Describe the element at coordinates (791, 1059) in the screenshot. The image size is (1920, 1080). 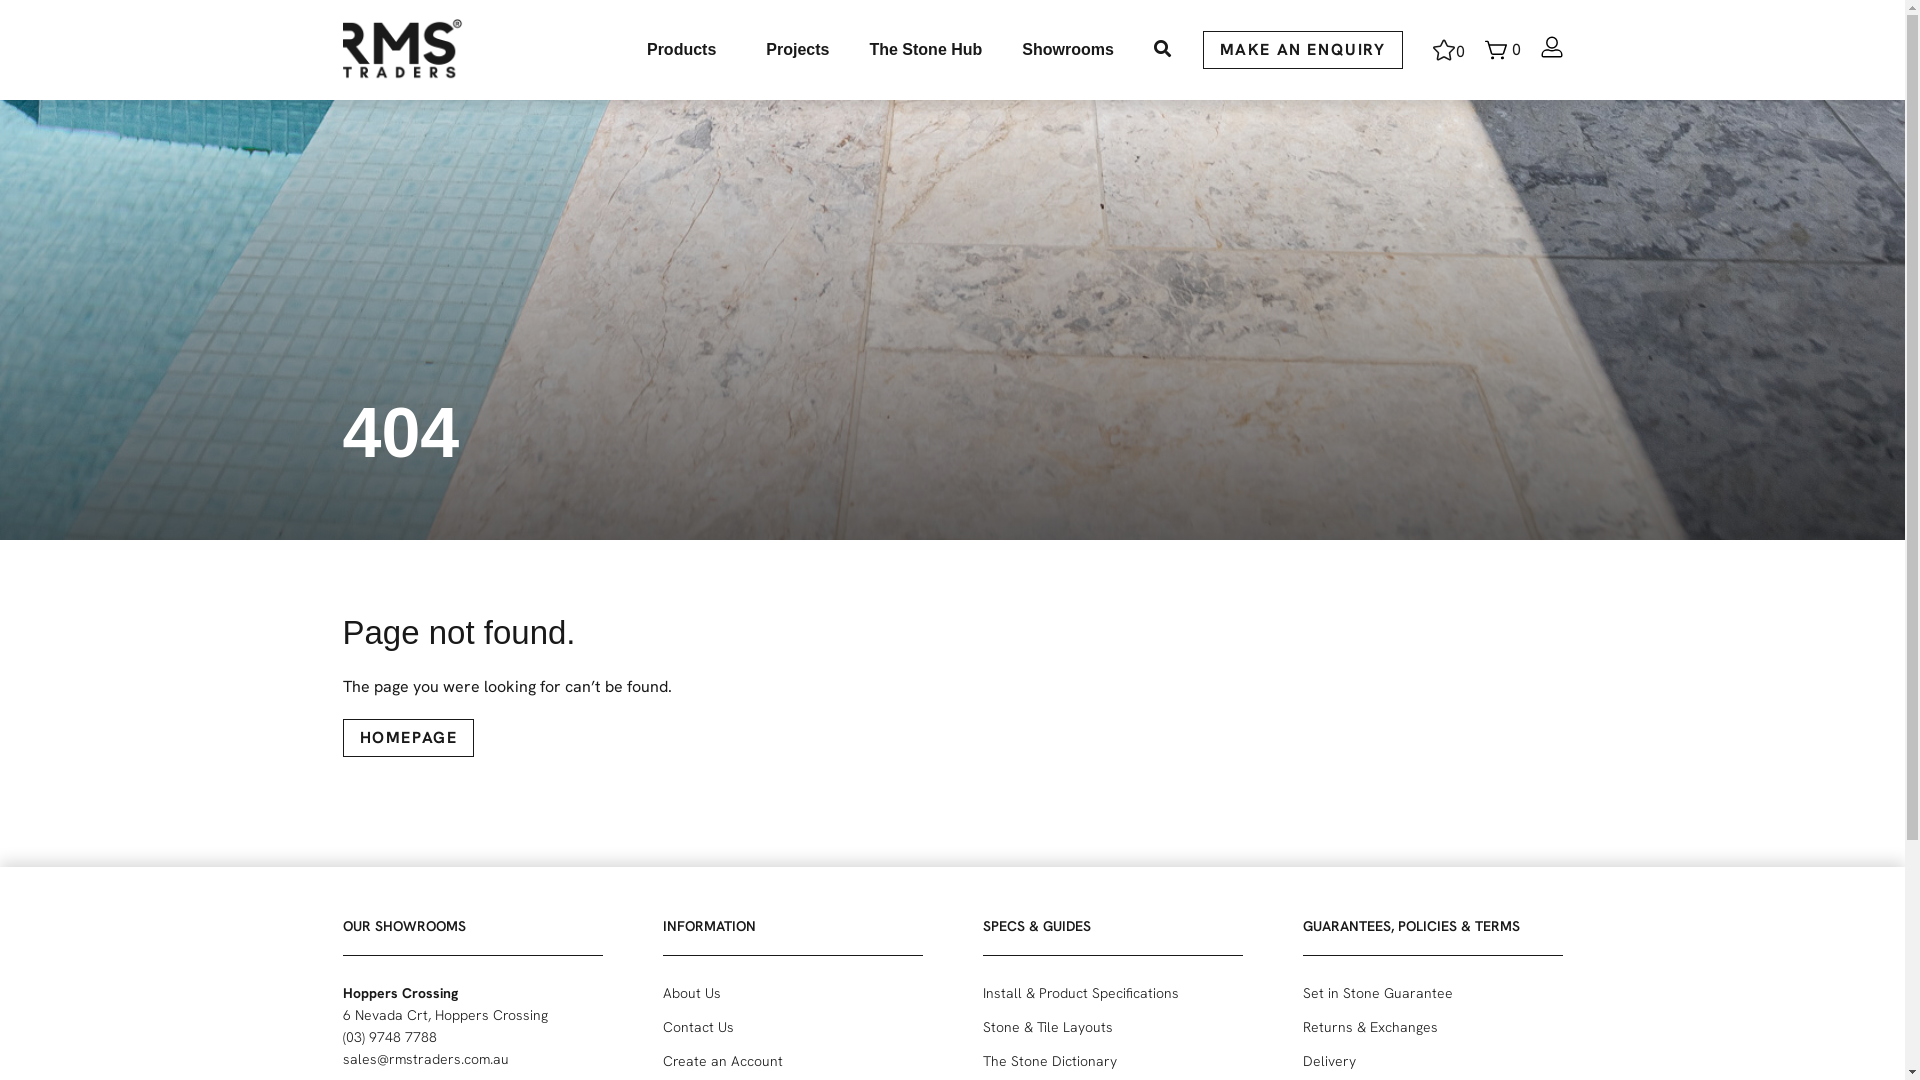
I see `'Create an Account'` at that location.